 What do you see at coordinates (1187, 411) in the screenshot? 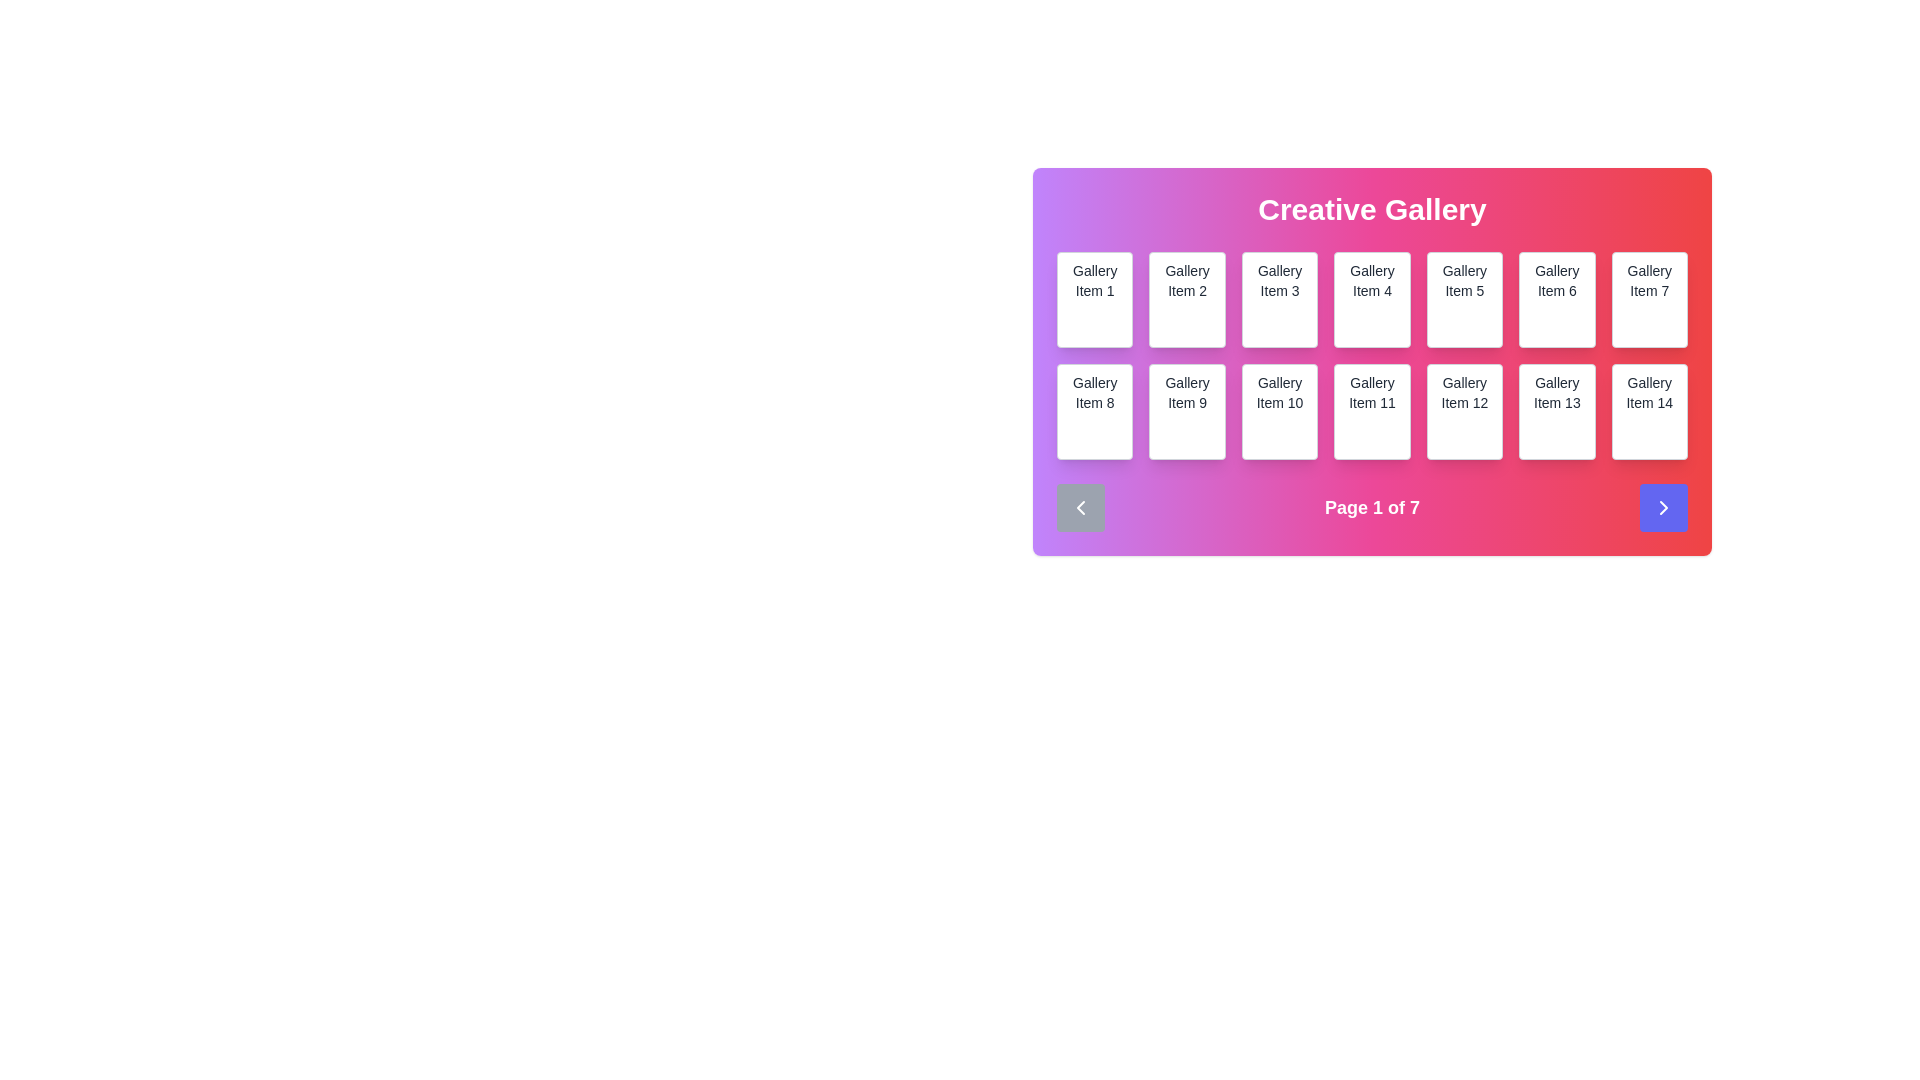
I see `to select or highlight the gallery card located in the second row and second column of the grid, which is positioned below 'Gallery Item 2' and to the right of 'Gallery Item 8'` at bounding box center [1187, 411].